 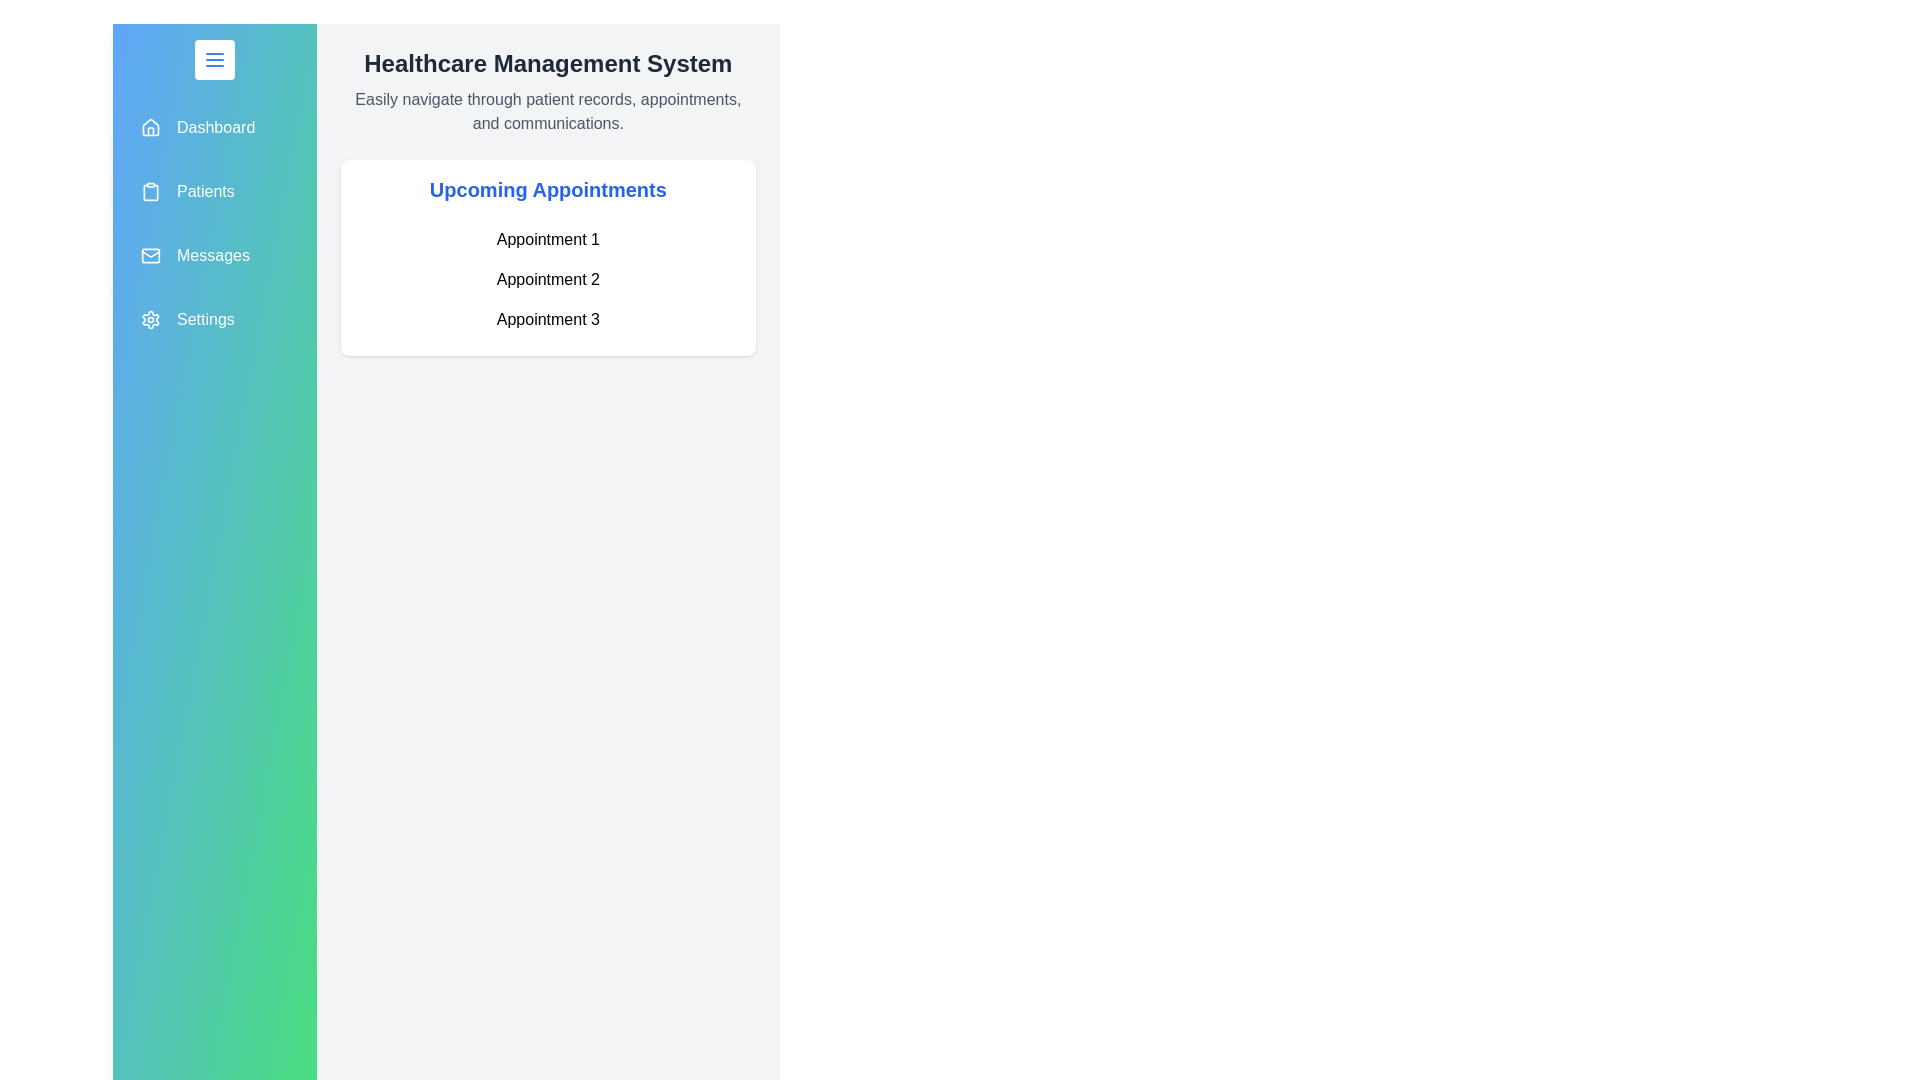 I want to click on the navigation item Patients, so click(x=214, y=192).